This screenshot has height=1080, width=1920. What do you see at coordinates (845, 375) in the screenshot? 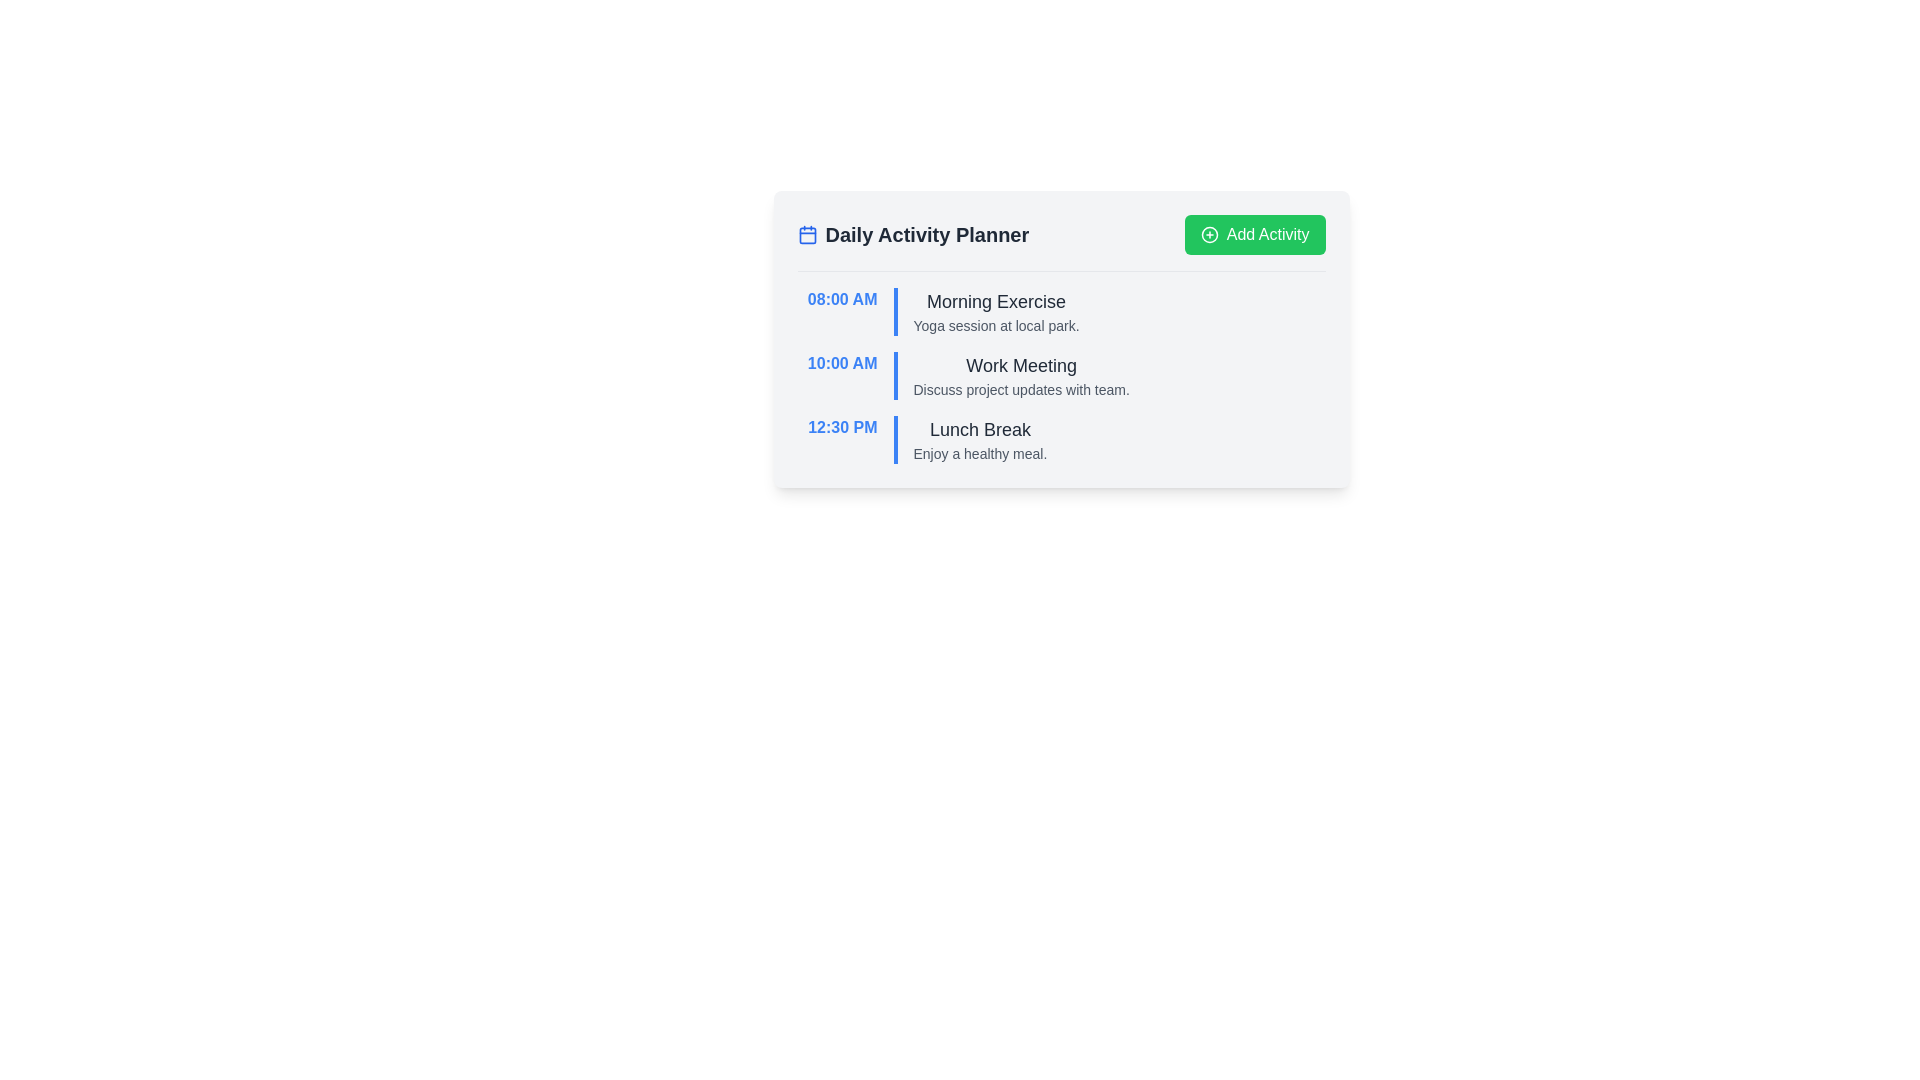
I see `text displayed in the leftmost Text Display element that indicates the scheduled time for the 'Work Meeting' activity` at bounding box center [845, 375].